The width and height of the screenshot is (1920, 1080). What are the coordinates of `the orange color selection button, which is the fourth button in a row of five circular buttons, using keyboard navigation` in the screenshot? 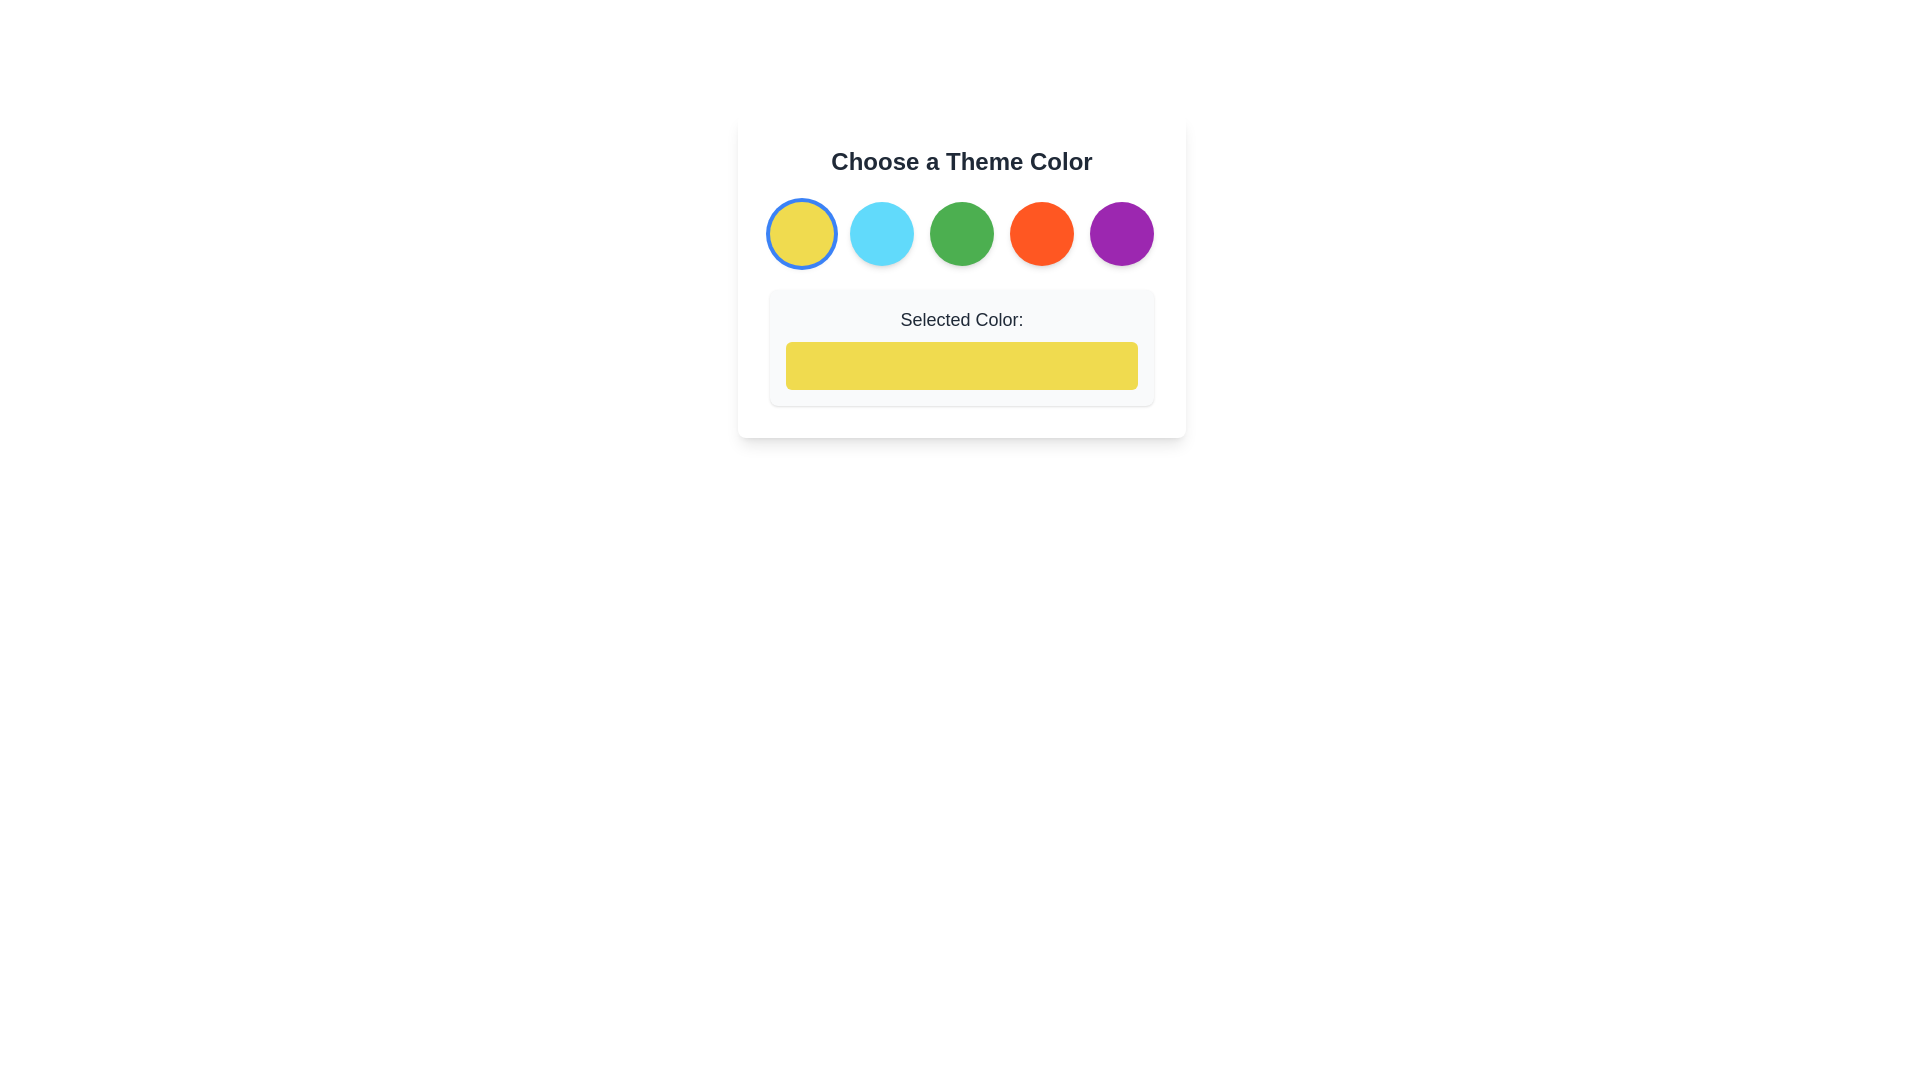 It's located at (1040, 233).